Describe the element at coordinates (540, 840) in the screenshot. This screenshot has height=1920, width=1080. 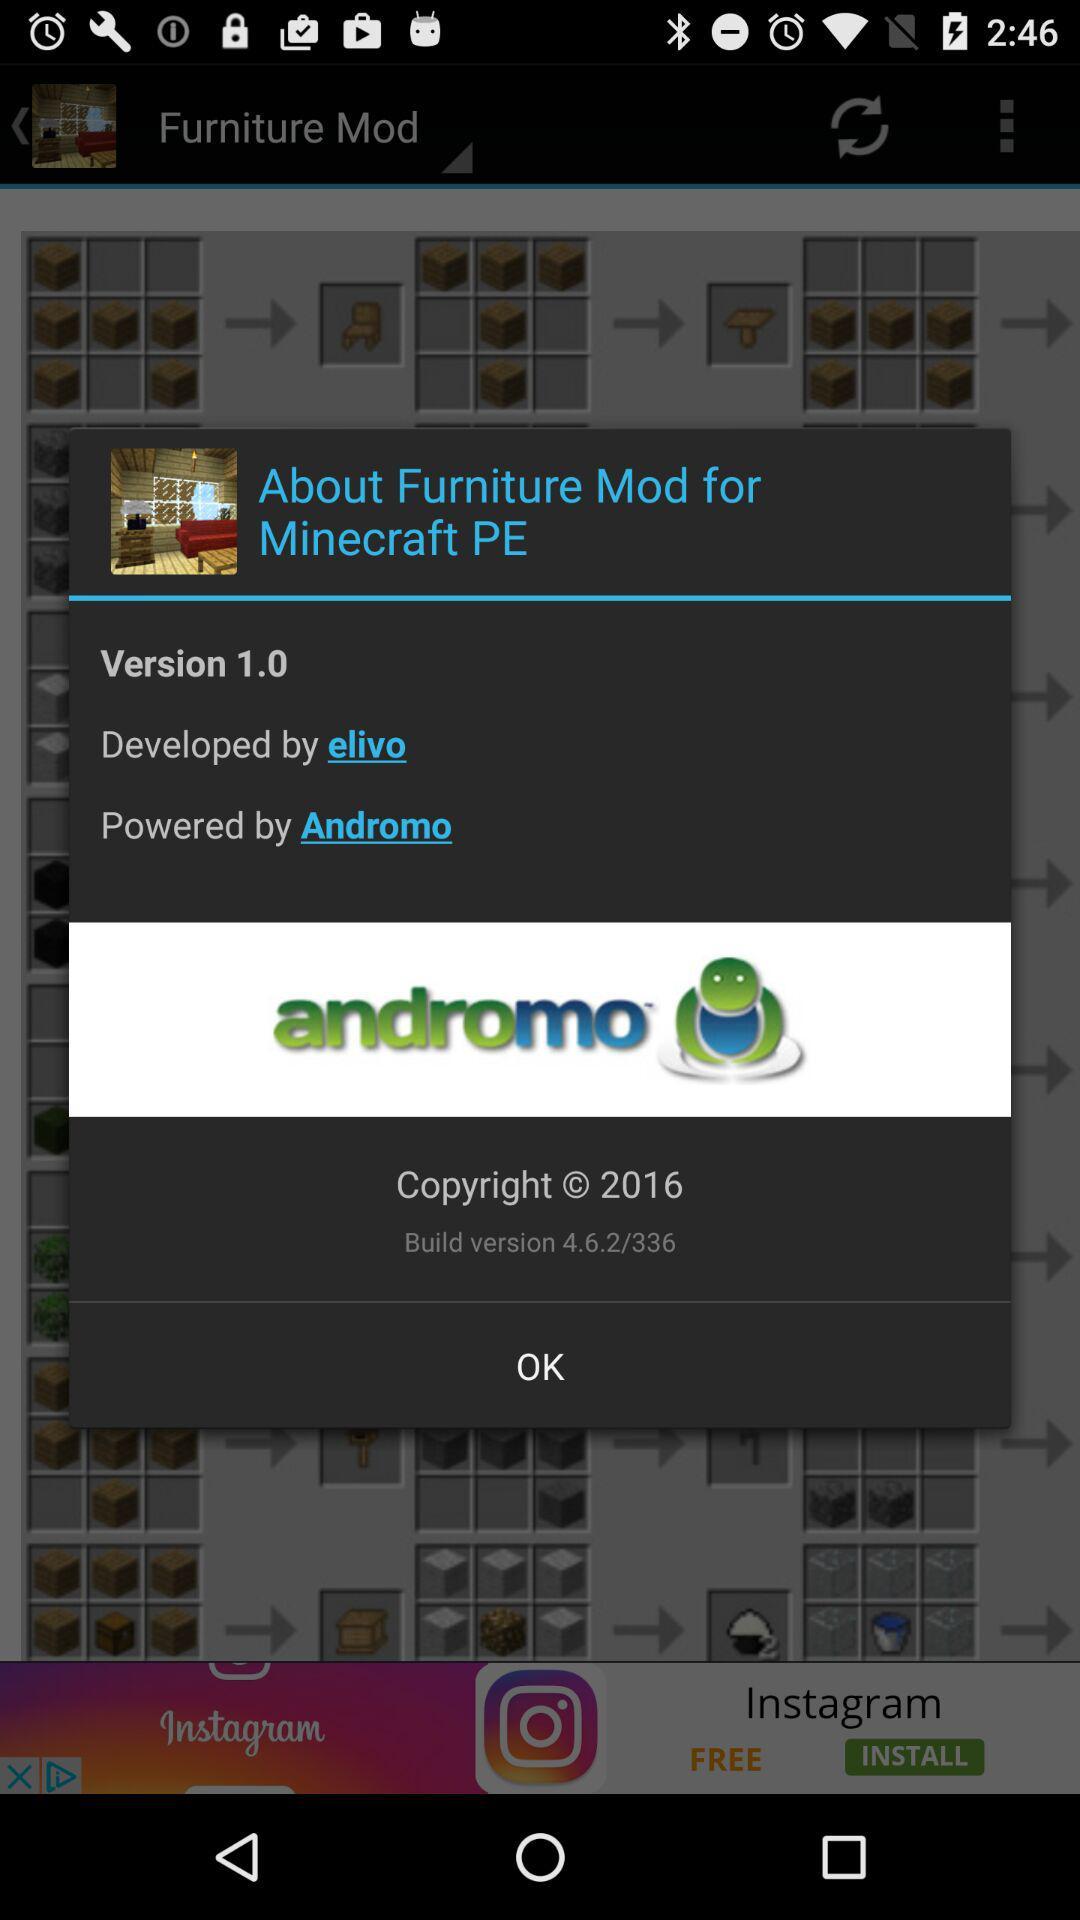
I see `the icon below the developed by elivo icon` at that location.